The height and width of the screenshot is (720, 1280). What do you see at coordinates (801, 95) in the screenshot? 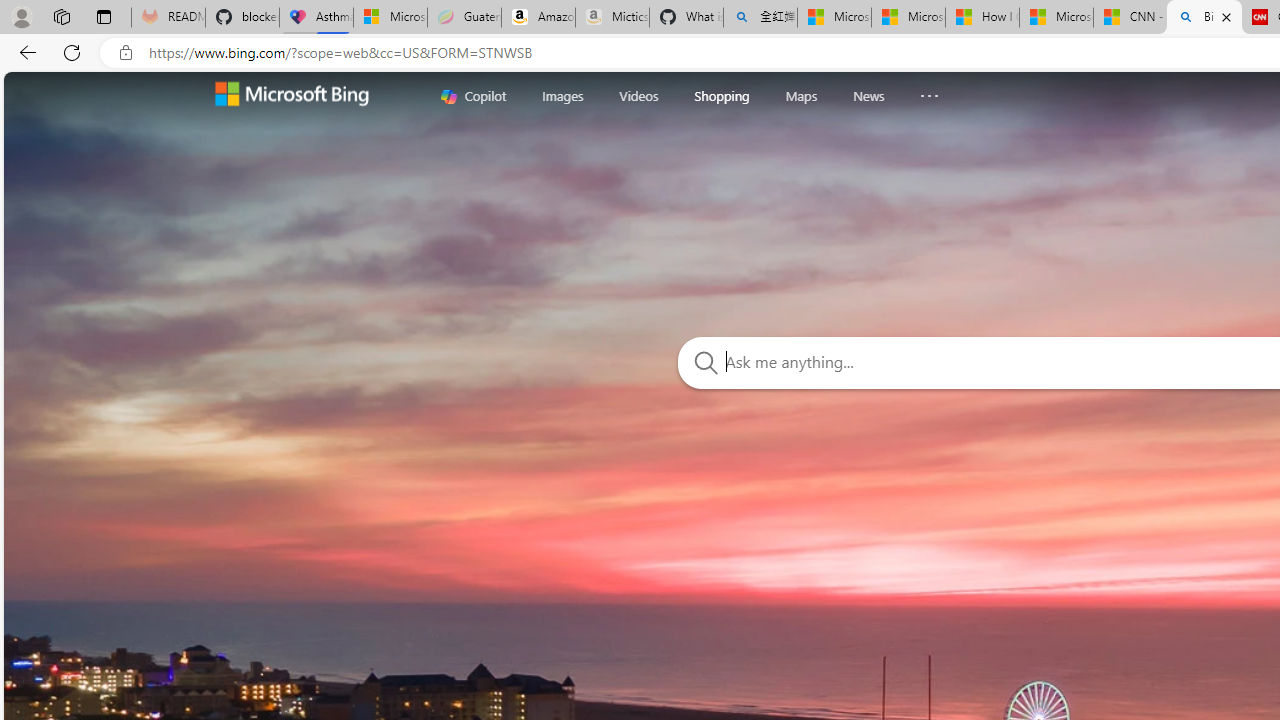
I see `'Maps'` at bounding box center [801, 95].